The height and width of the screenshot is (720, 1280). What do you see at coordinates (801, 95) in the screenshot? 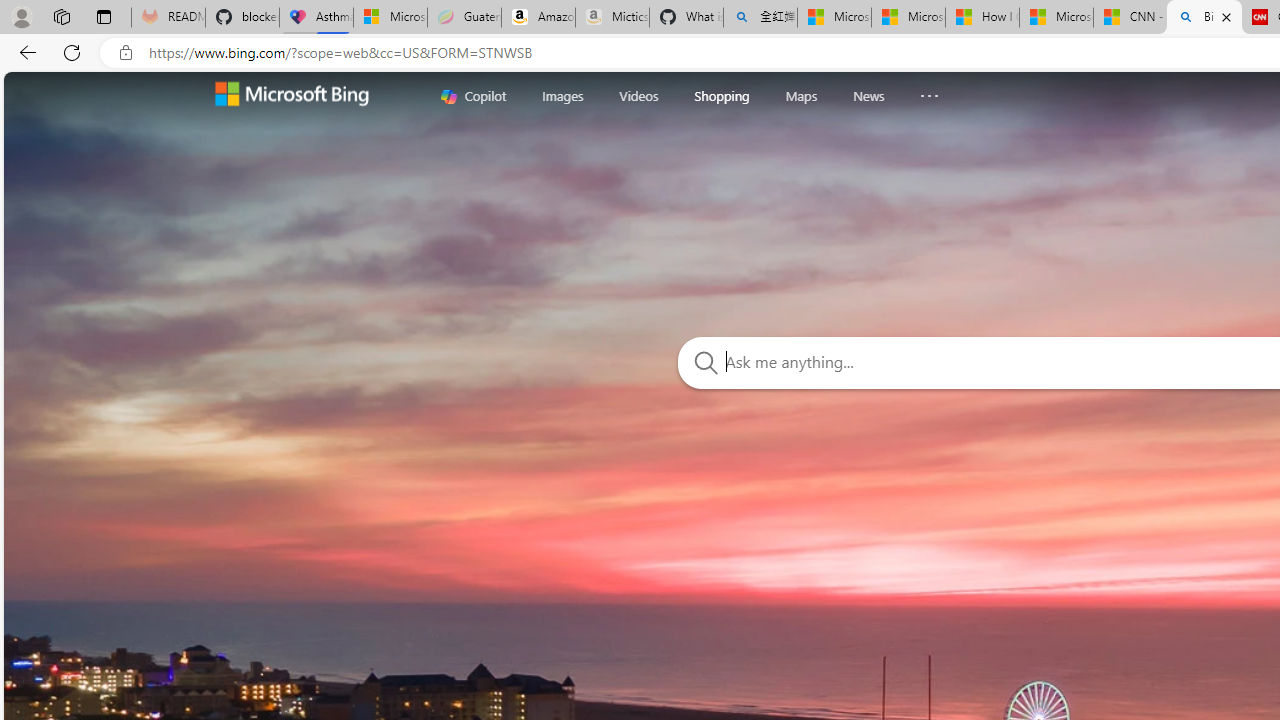
I see `'Maps'` at bounding box center [801, 95].